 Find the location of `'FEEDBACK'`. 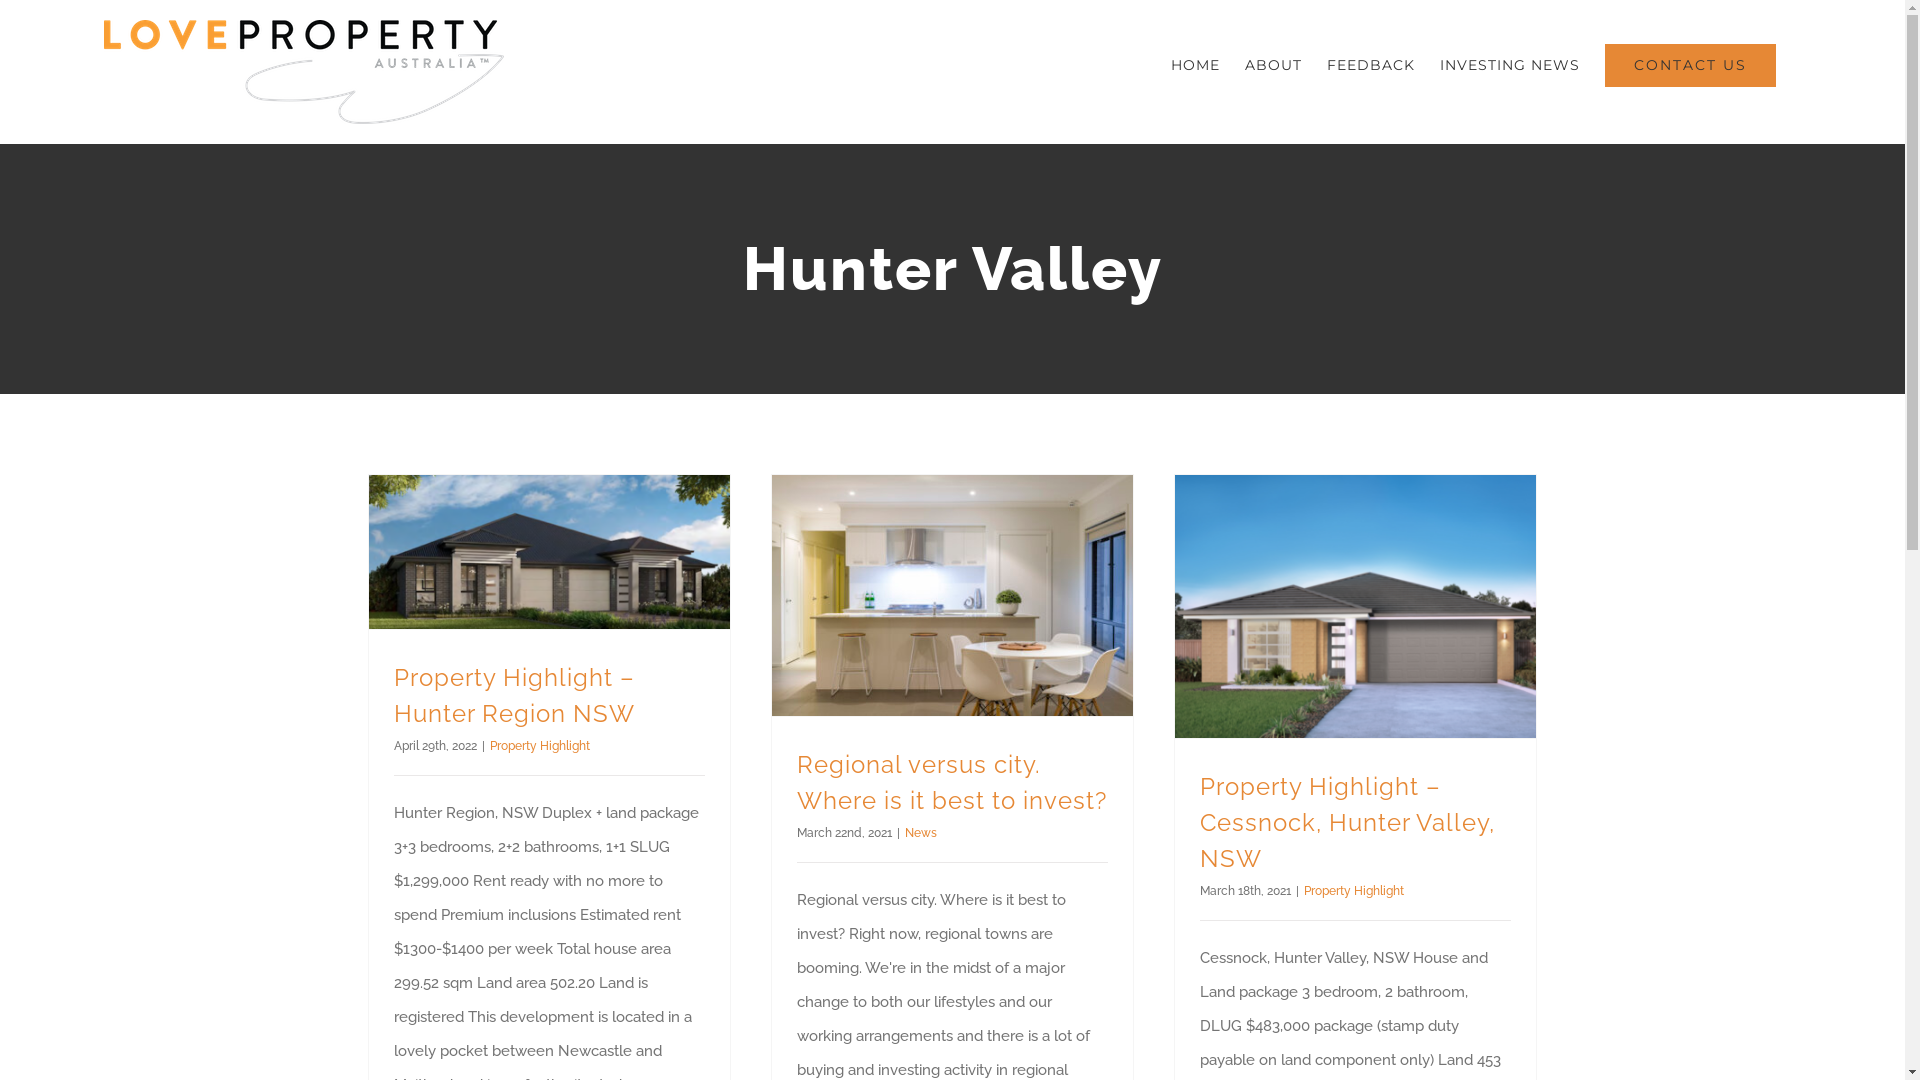

'FEEDBACK' is located at coordinates (1370, 64).